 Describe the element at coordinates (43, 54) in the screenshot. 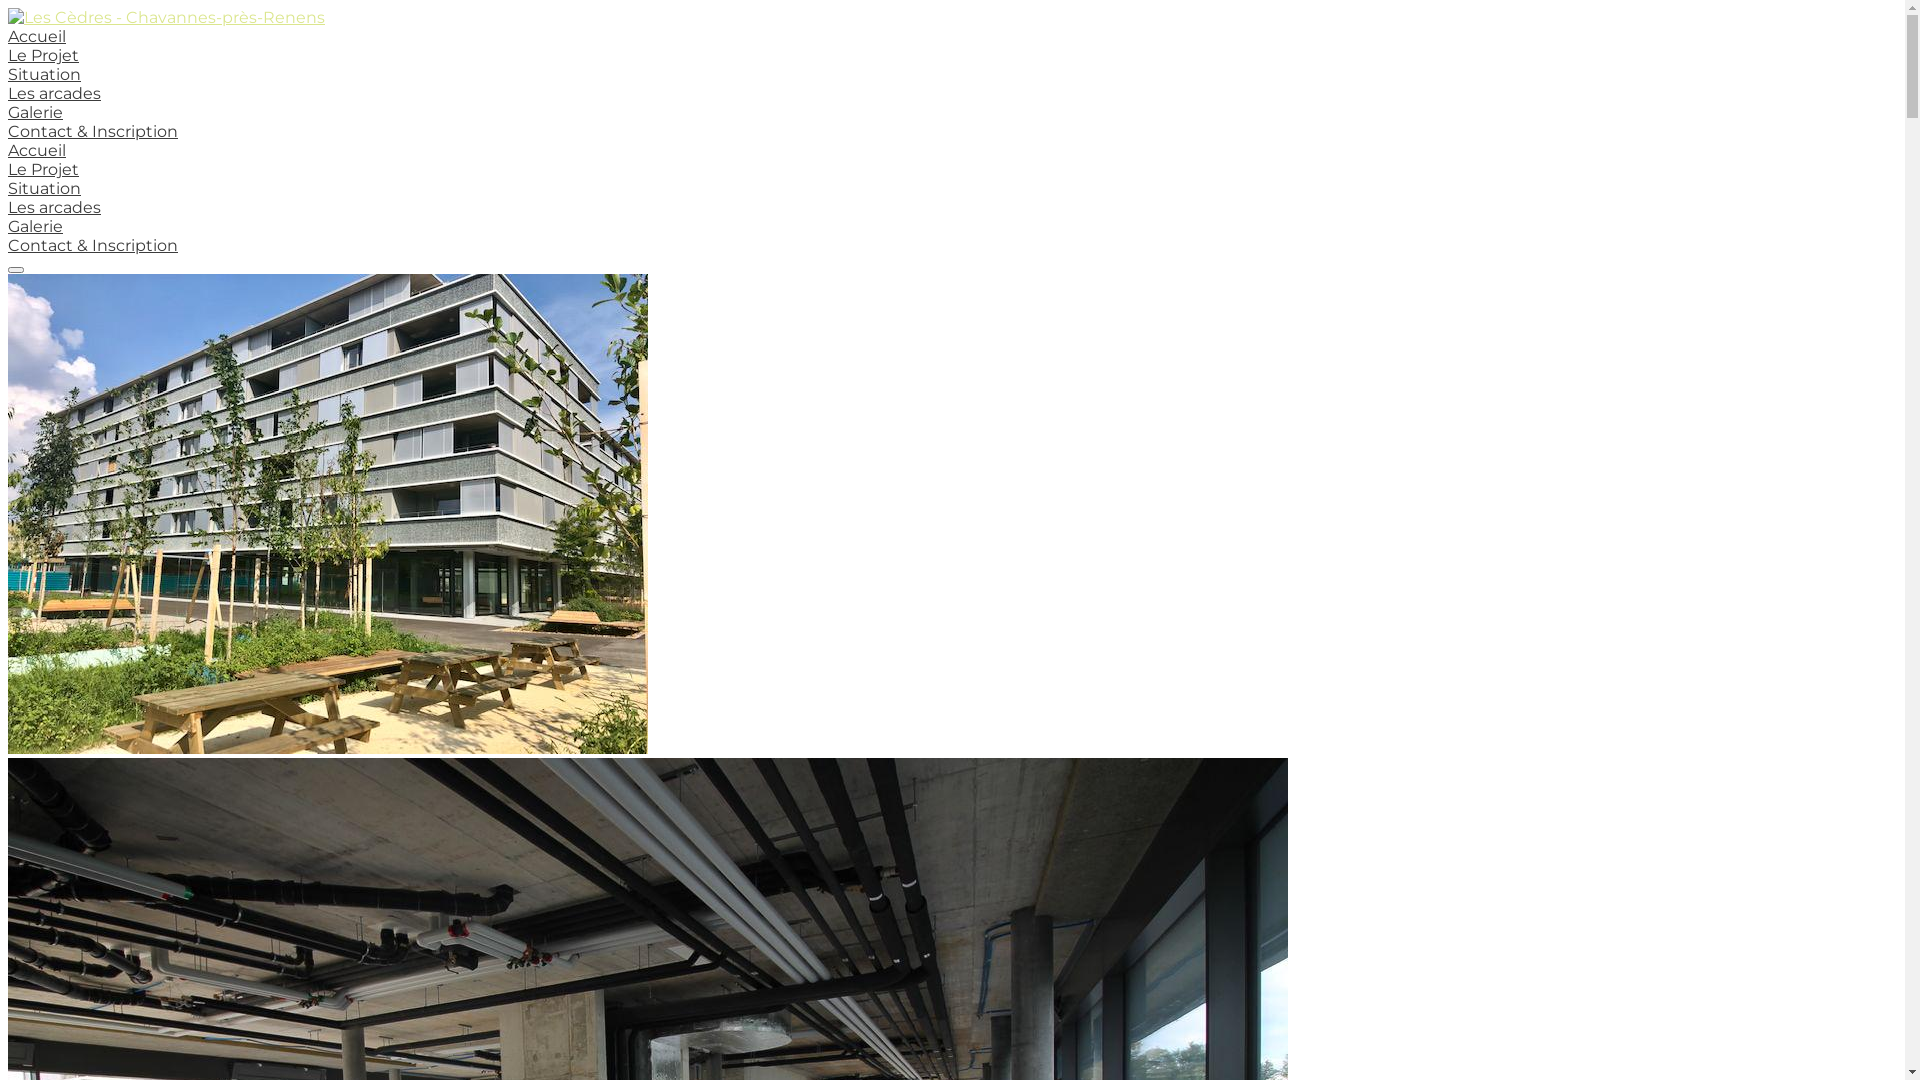

I see `'Le Projet'` at that location.